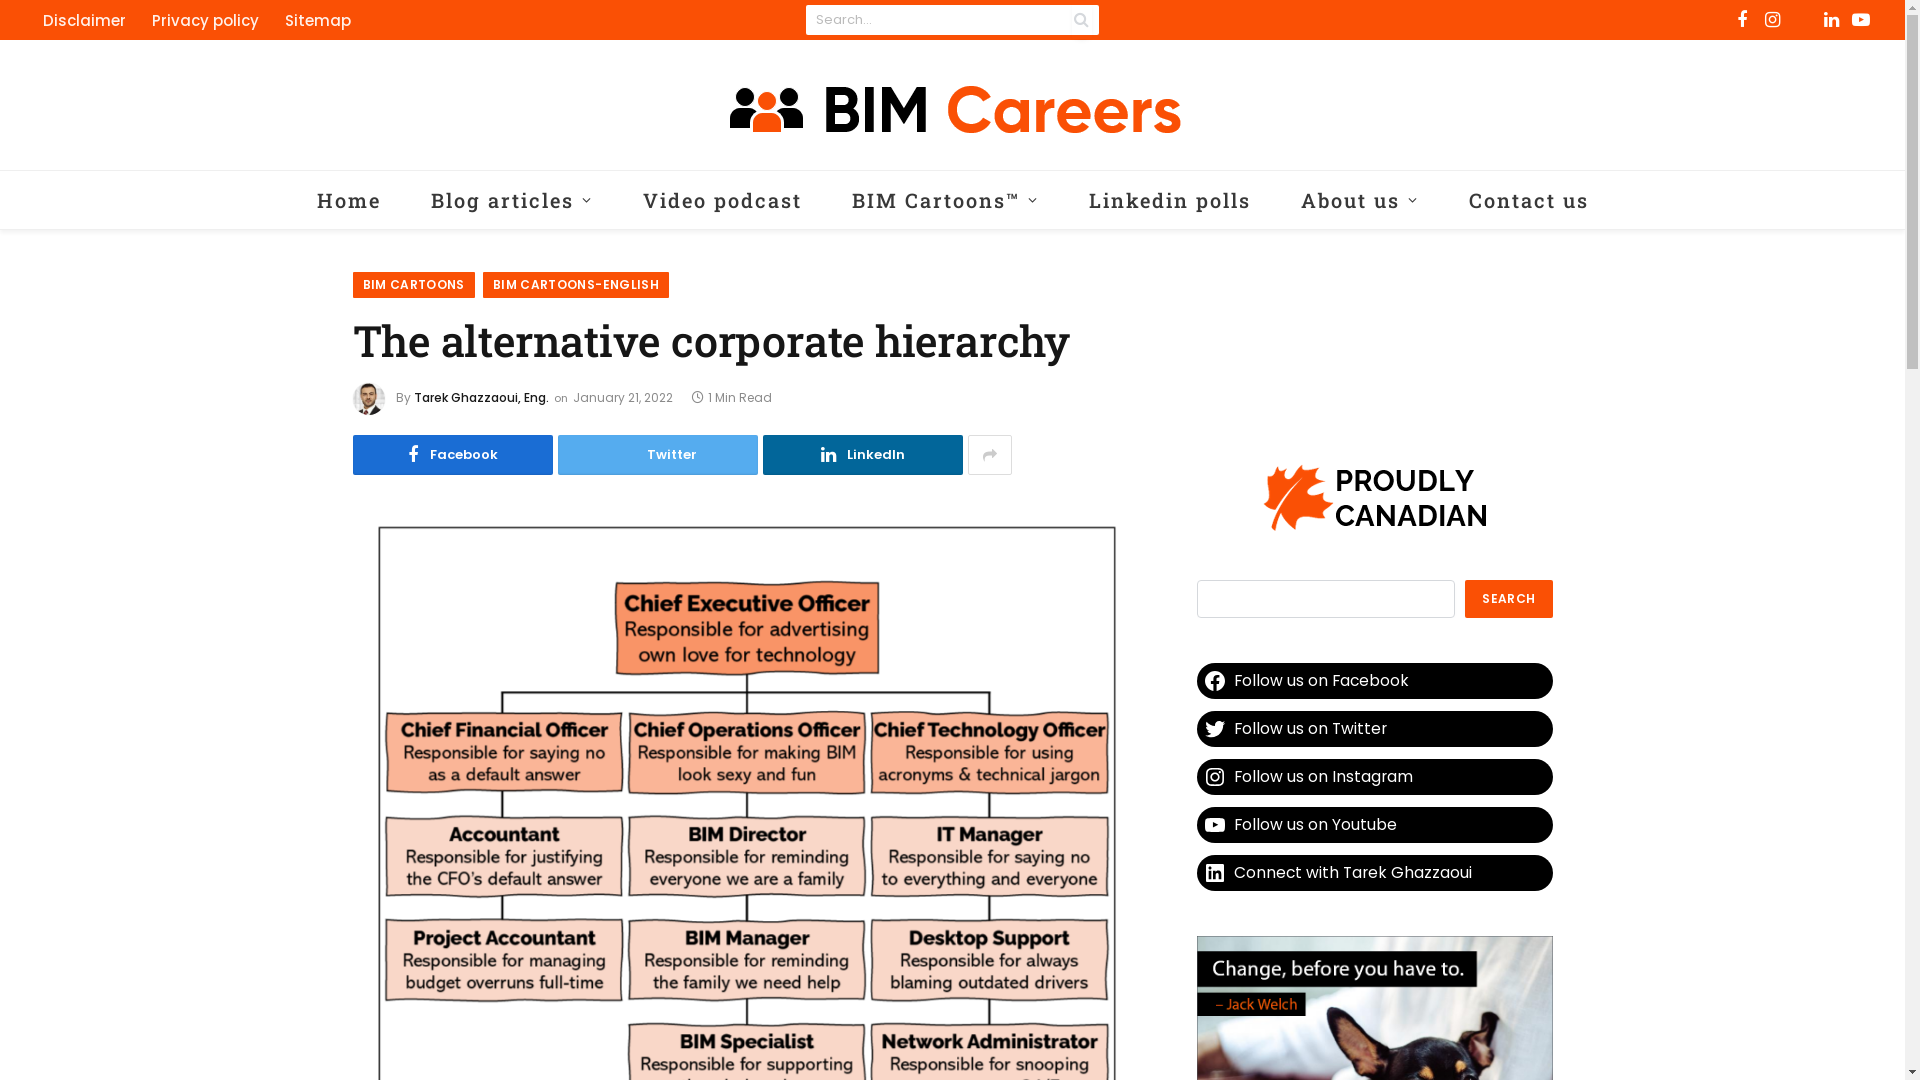 The width and height of the screenshot is (1920, 1080). What do you see at coordinates (1275, 200) in the screenshot?
I see `'About us'` at bounding box center [1275, 200].